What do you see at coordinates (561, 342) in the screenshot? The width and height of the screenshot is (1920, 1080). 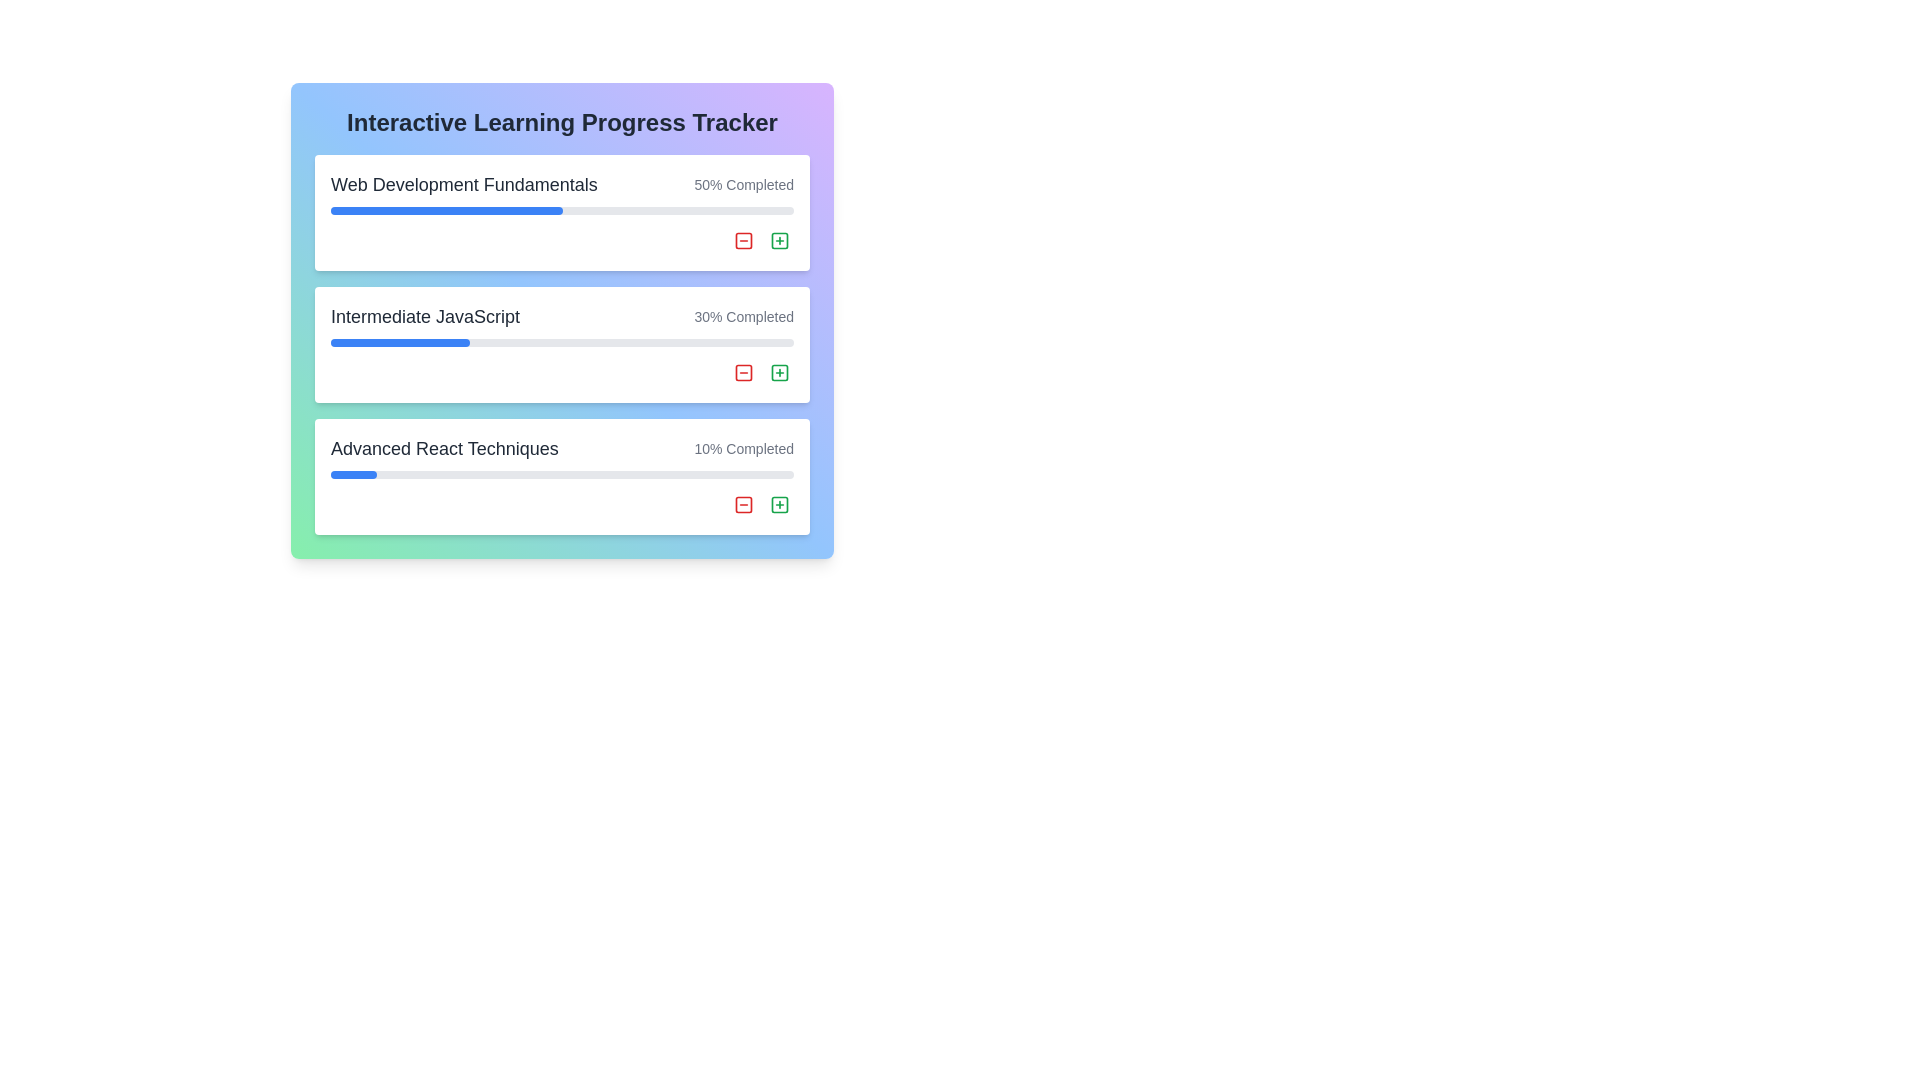 I see `the horizontal progress bar indicating progress for the 'Intermediate JavaScript' section in the 'Interactive Learning Progress Tracker'` at bounding box center [561, 342].